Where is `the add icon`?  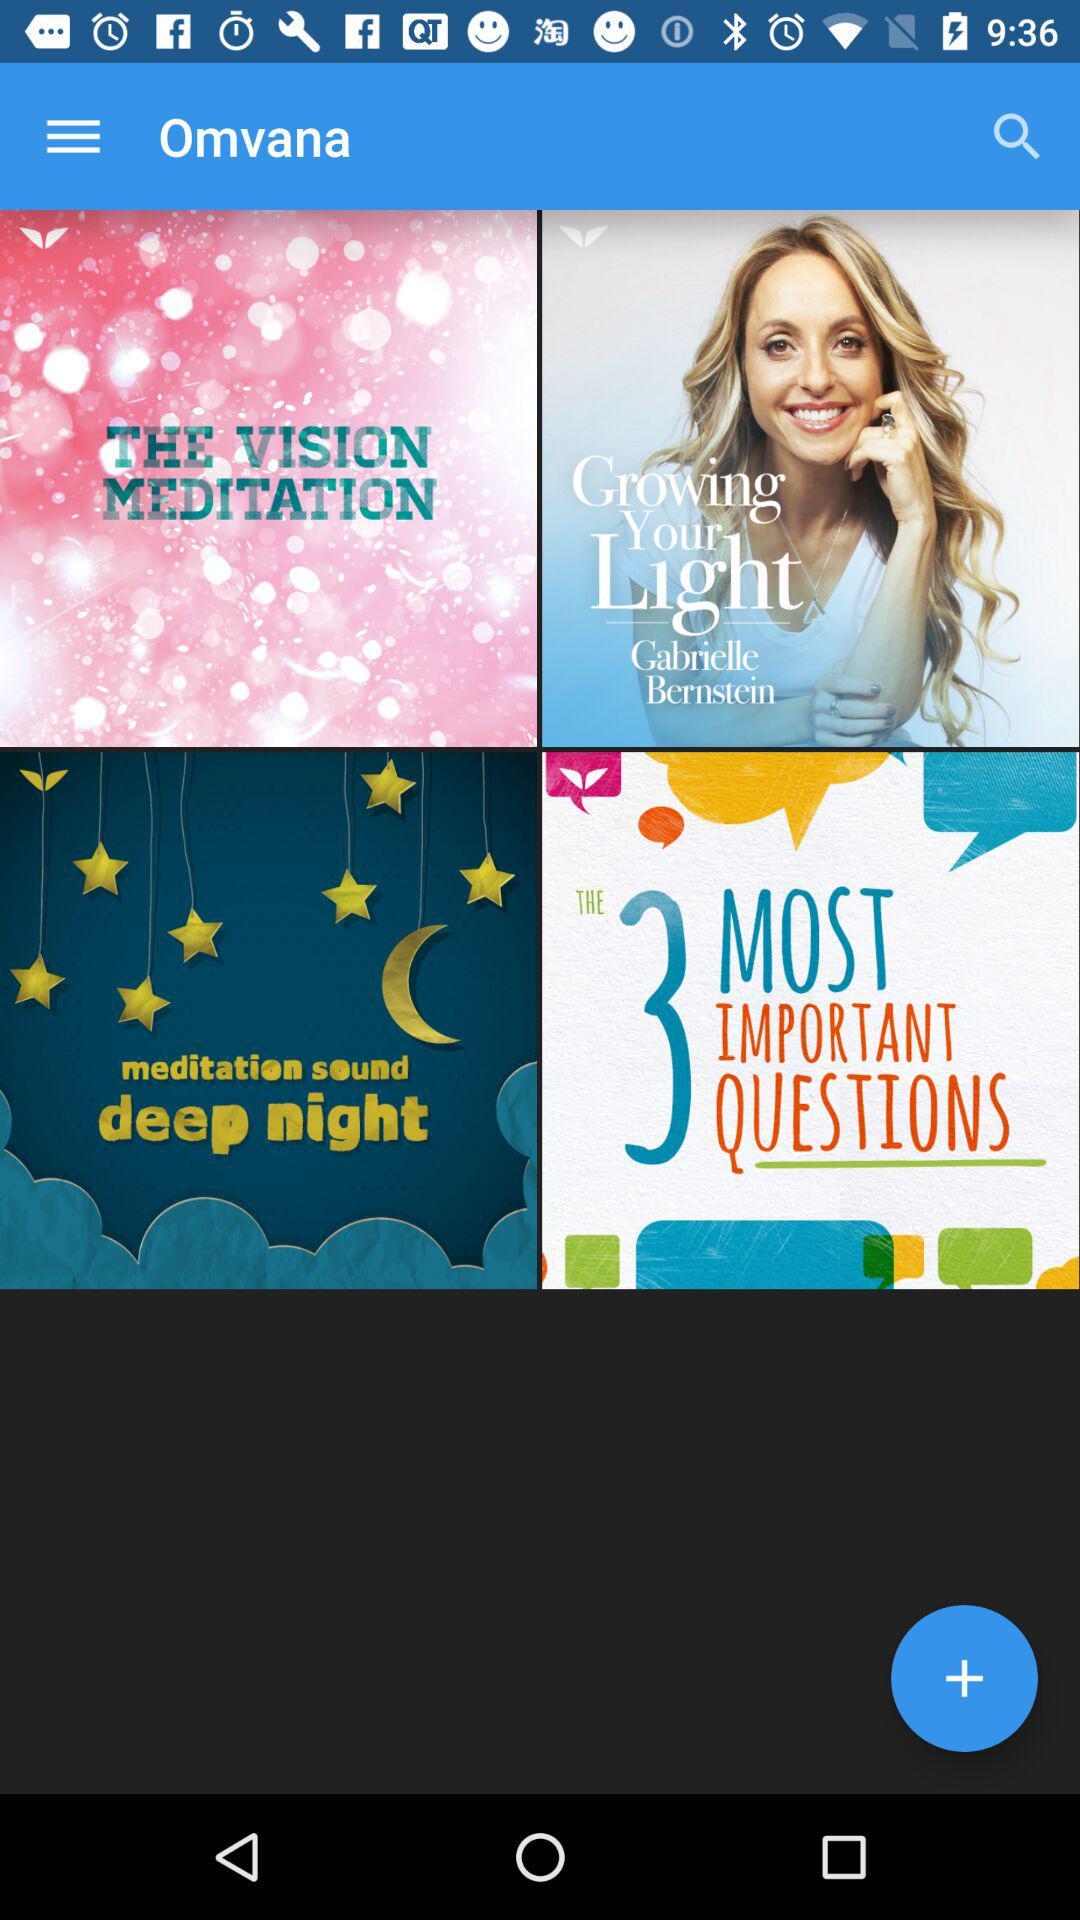 the add icon is located at coordinates (963, 1678).